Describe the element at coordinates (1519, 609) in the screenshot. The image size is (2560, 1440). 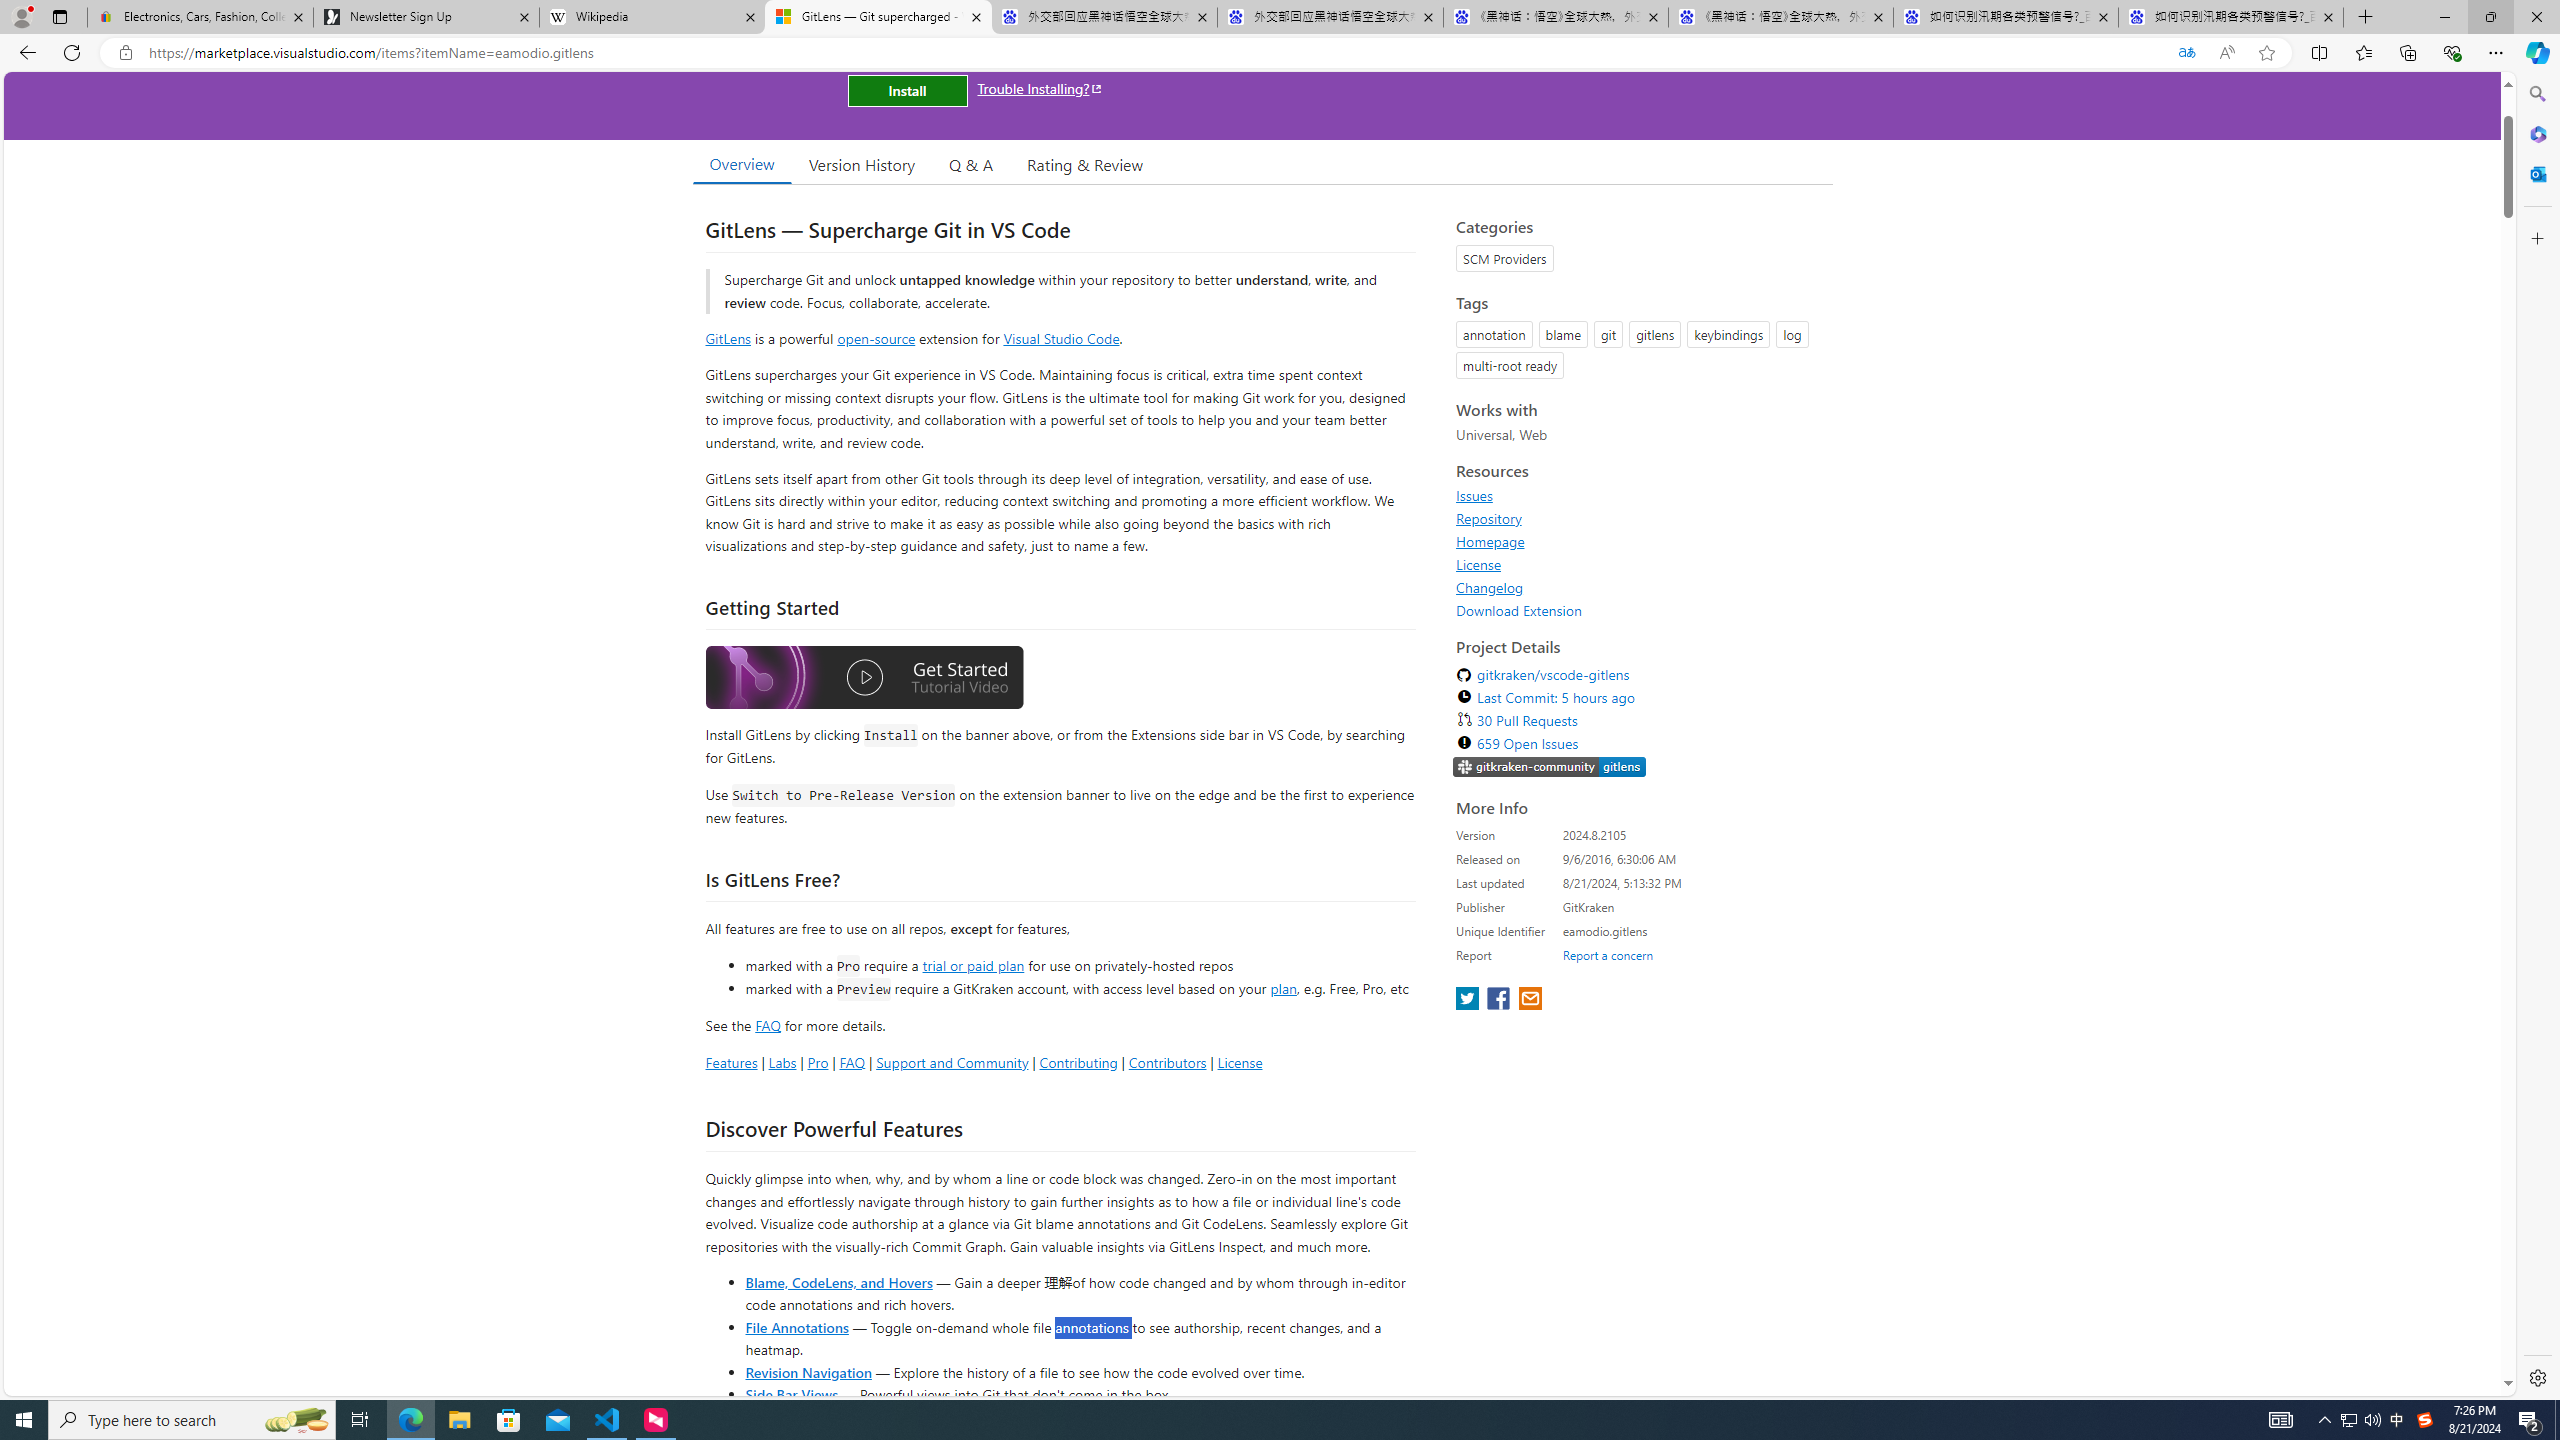
I see `'Download Extension'` at that location.